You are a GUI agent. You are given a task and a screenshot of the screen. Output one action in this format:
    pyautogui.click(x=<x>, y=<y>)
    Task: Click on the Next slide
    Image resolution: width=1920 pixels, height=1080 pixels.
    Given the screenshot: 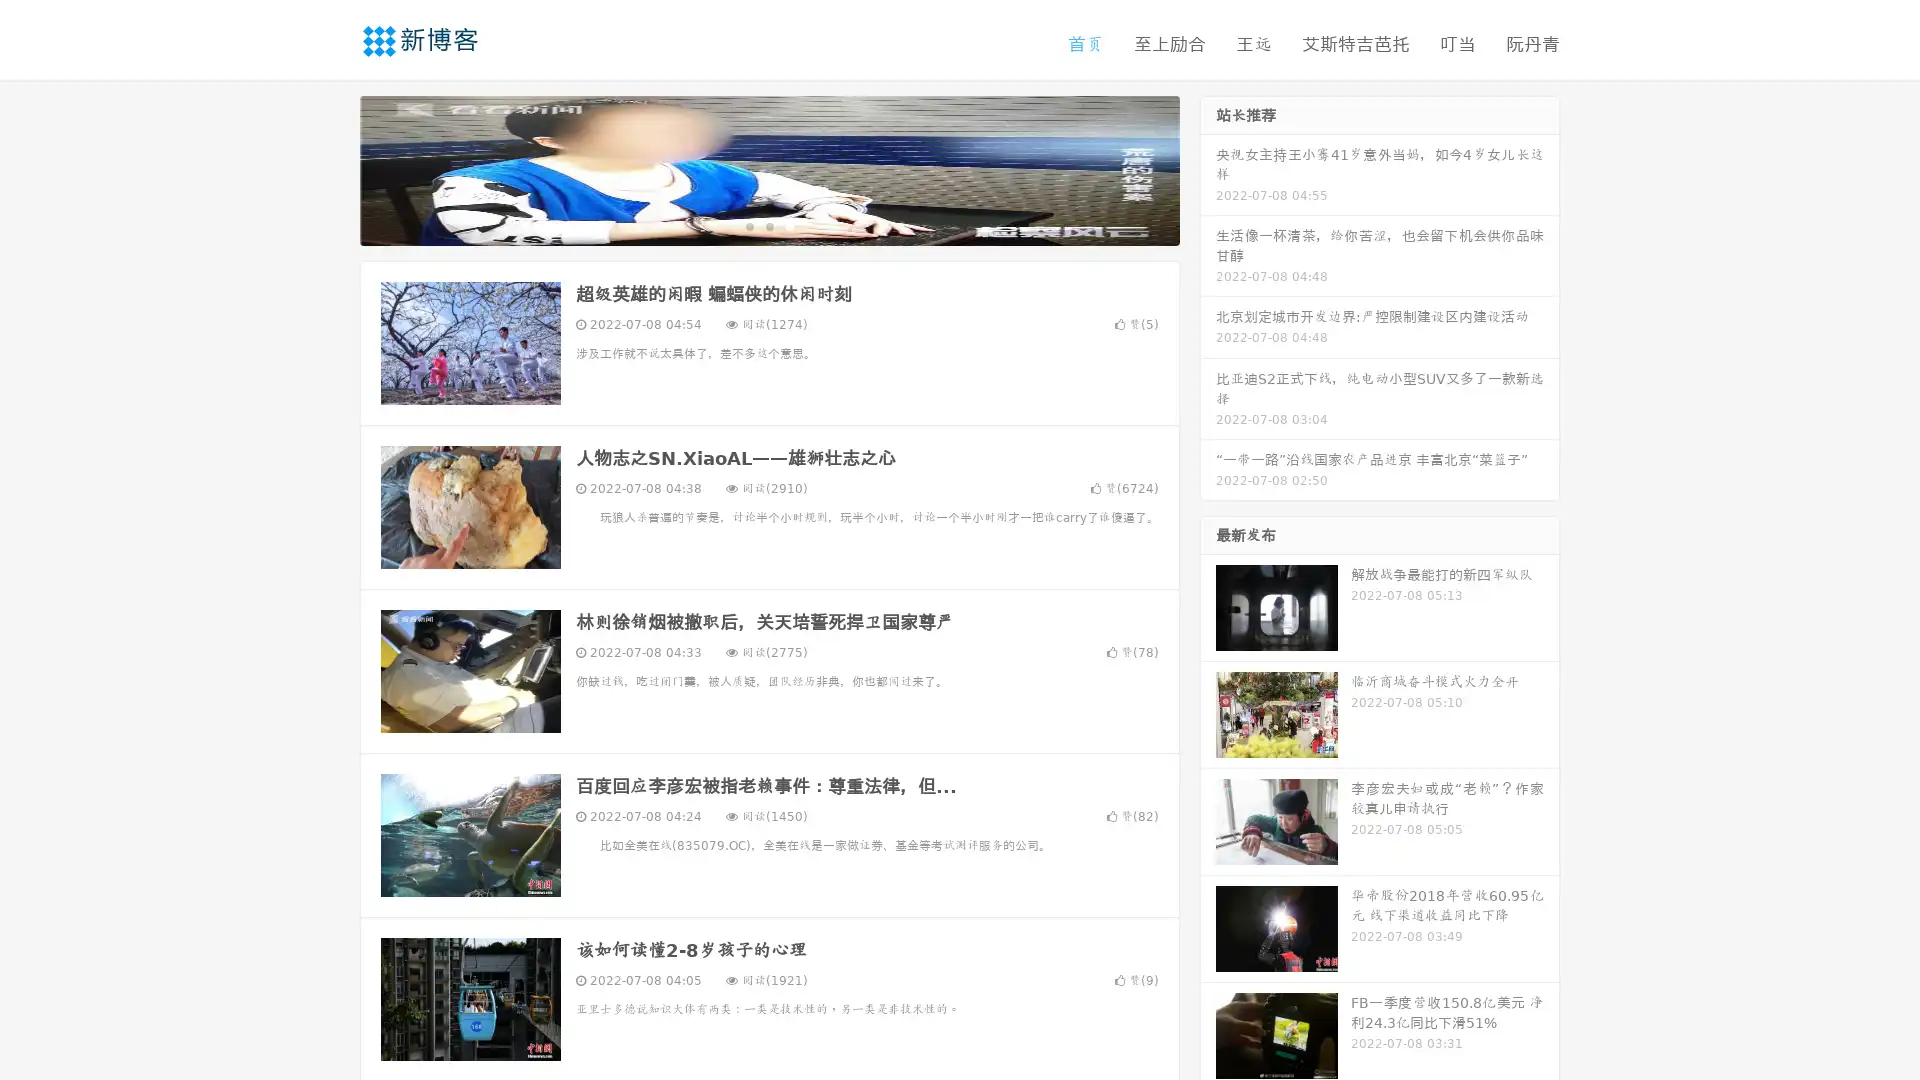 What is the action you would take?
    pyautogui.click(x=1208, y=168)
    